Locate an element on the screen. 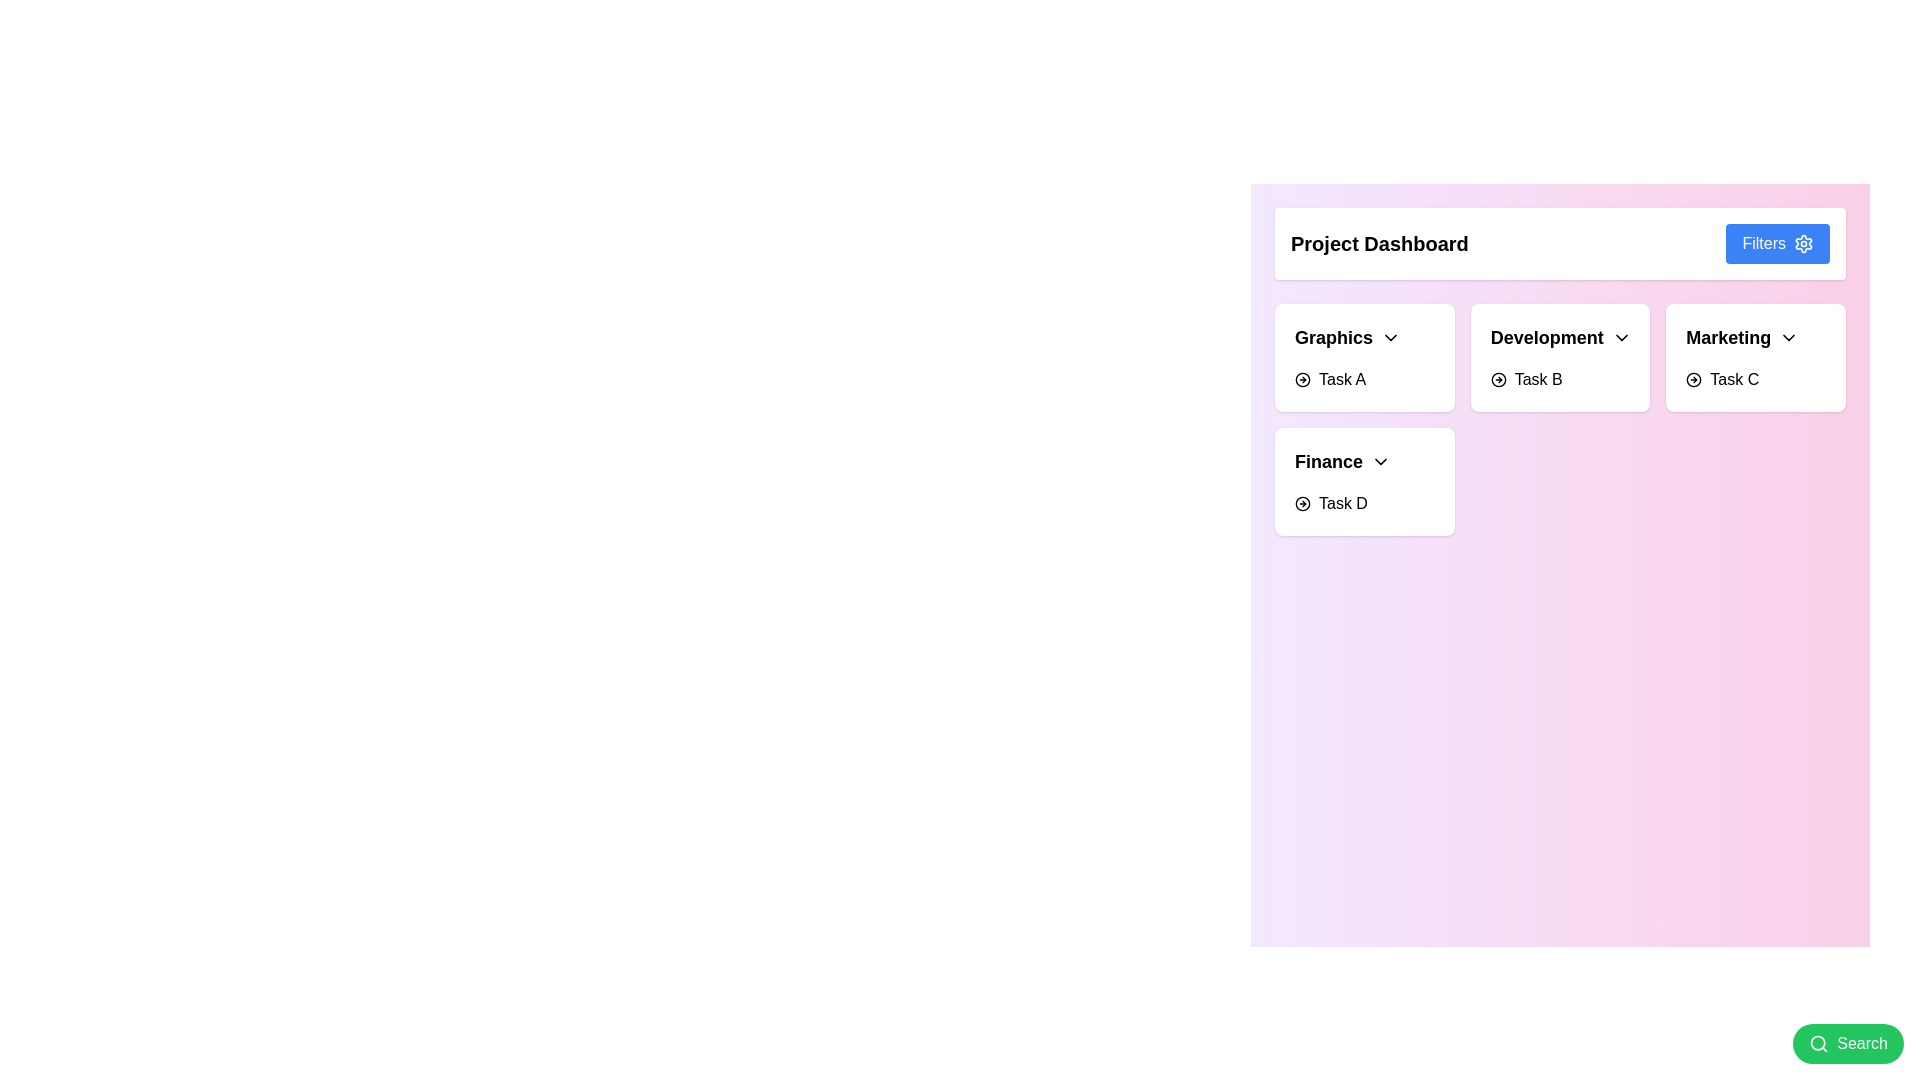 The height and width of the screenshot is (1080, 1920). the circular icon with a right-pointing arrow located in the 'Development' section, adjacent to the text 'Task B' is located at coordinates (1498, 380).